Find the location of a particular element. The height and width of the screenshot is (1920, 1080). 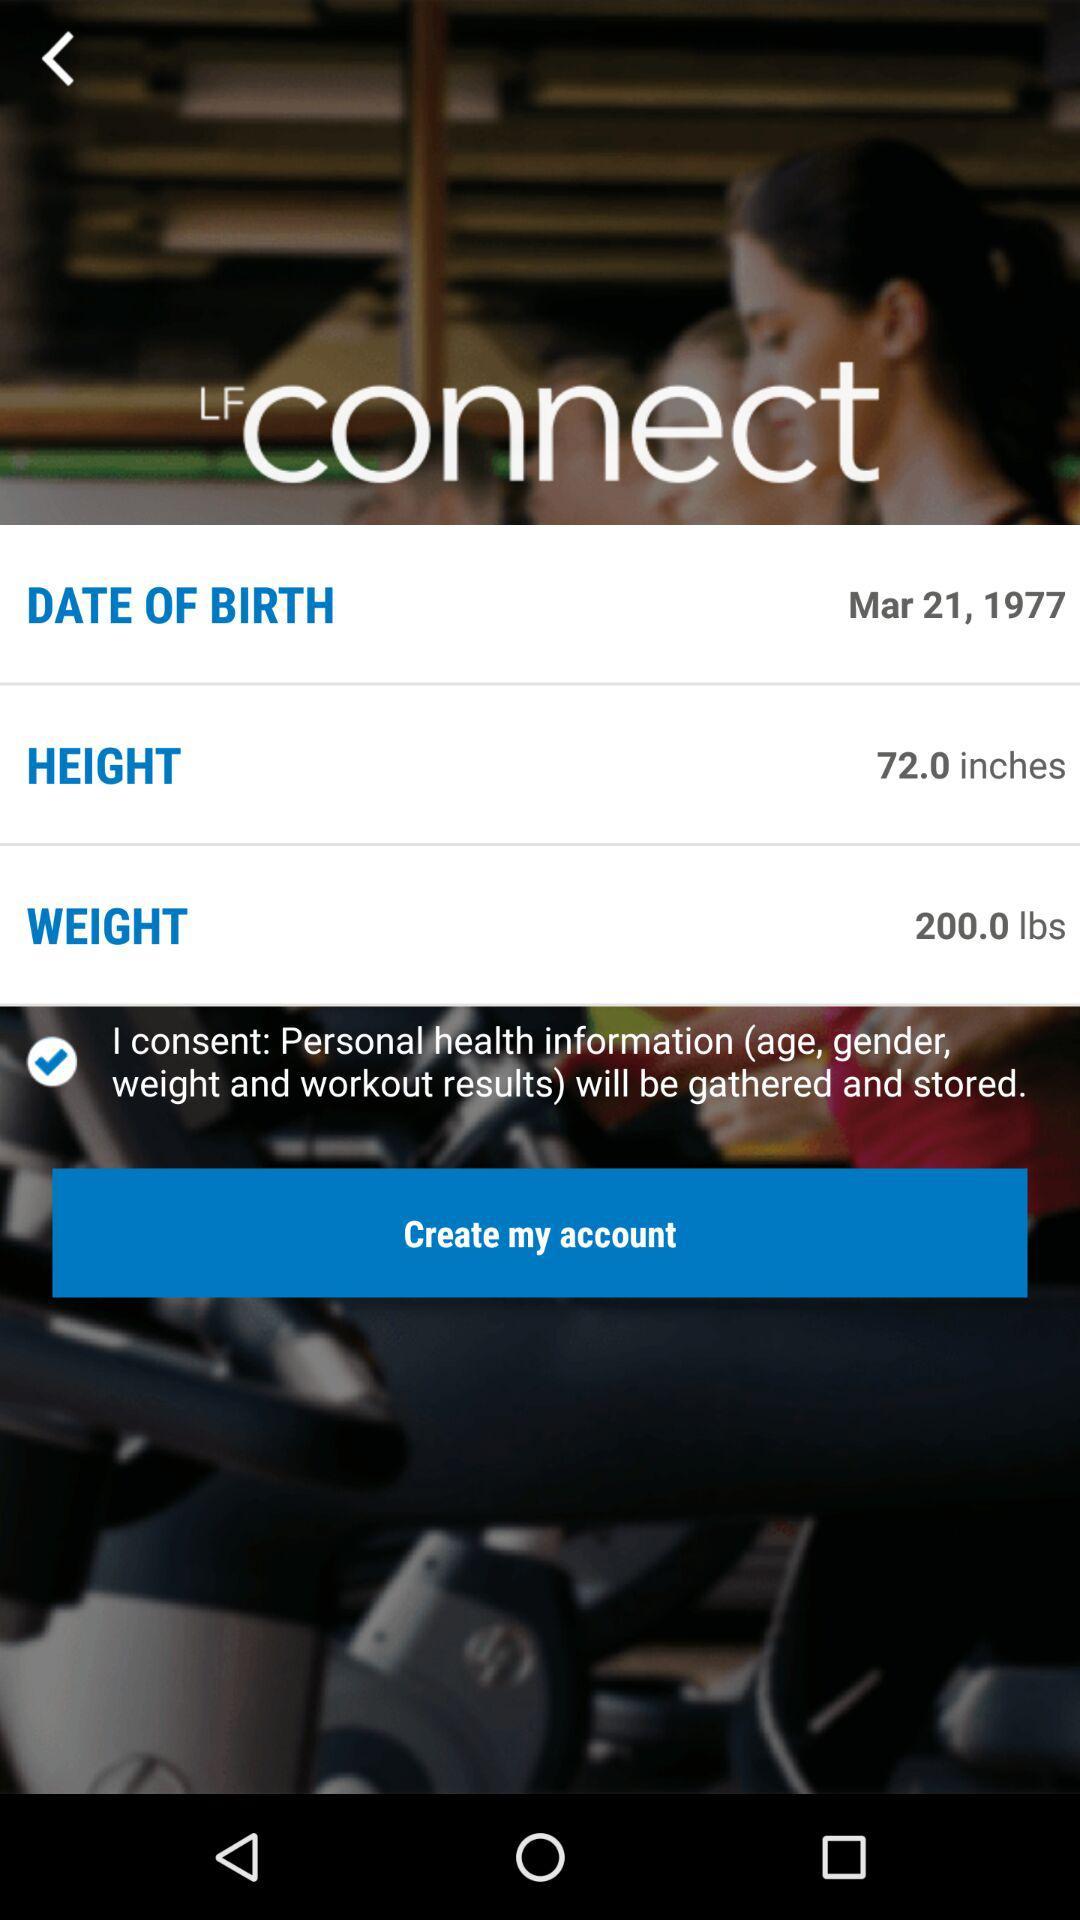

the symbol of tick option is located at coordinates (68, 1060).